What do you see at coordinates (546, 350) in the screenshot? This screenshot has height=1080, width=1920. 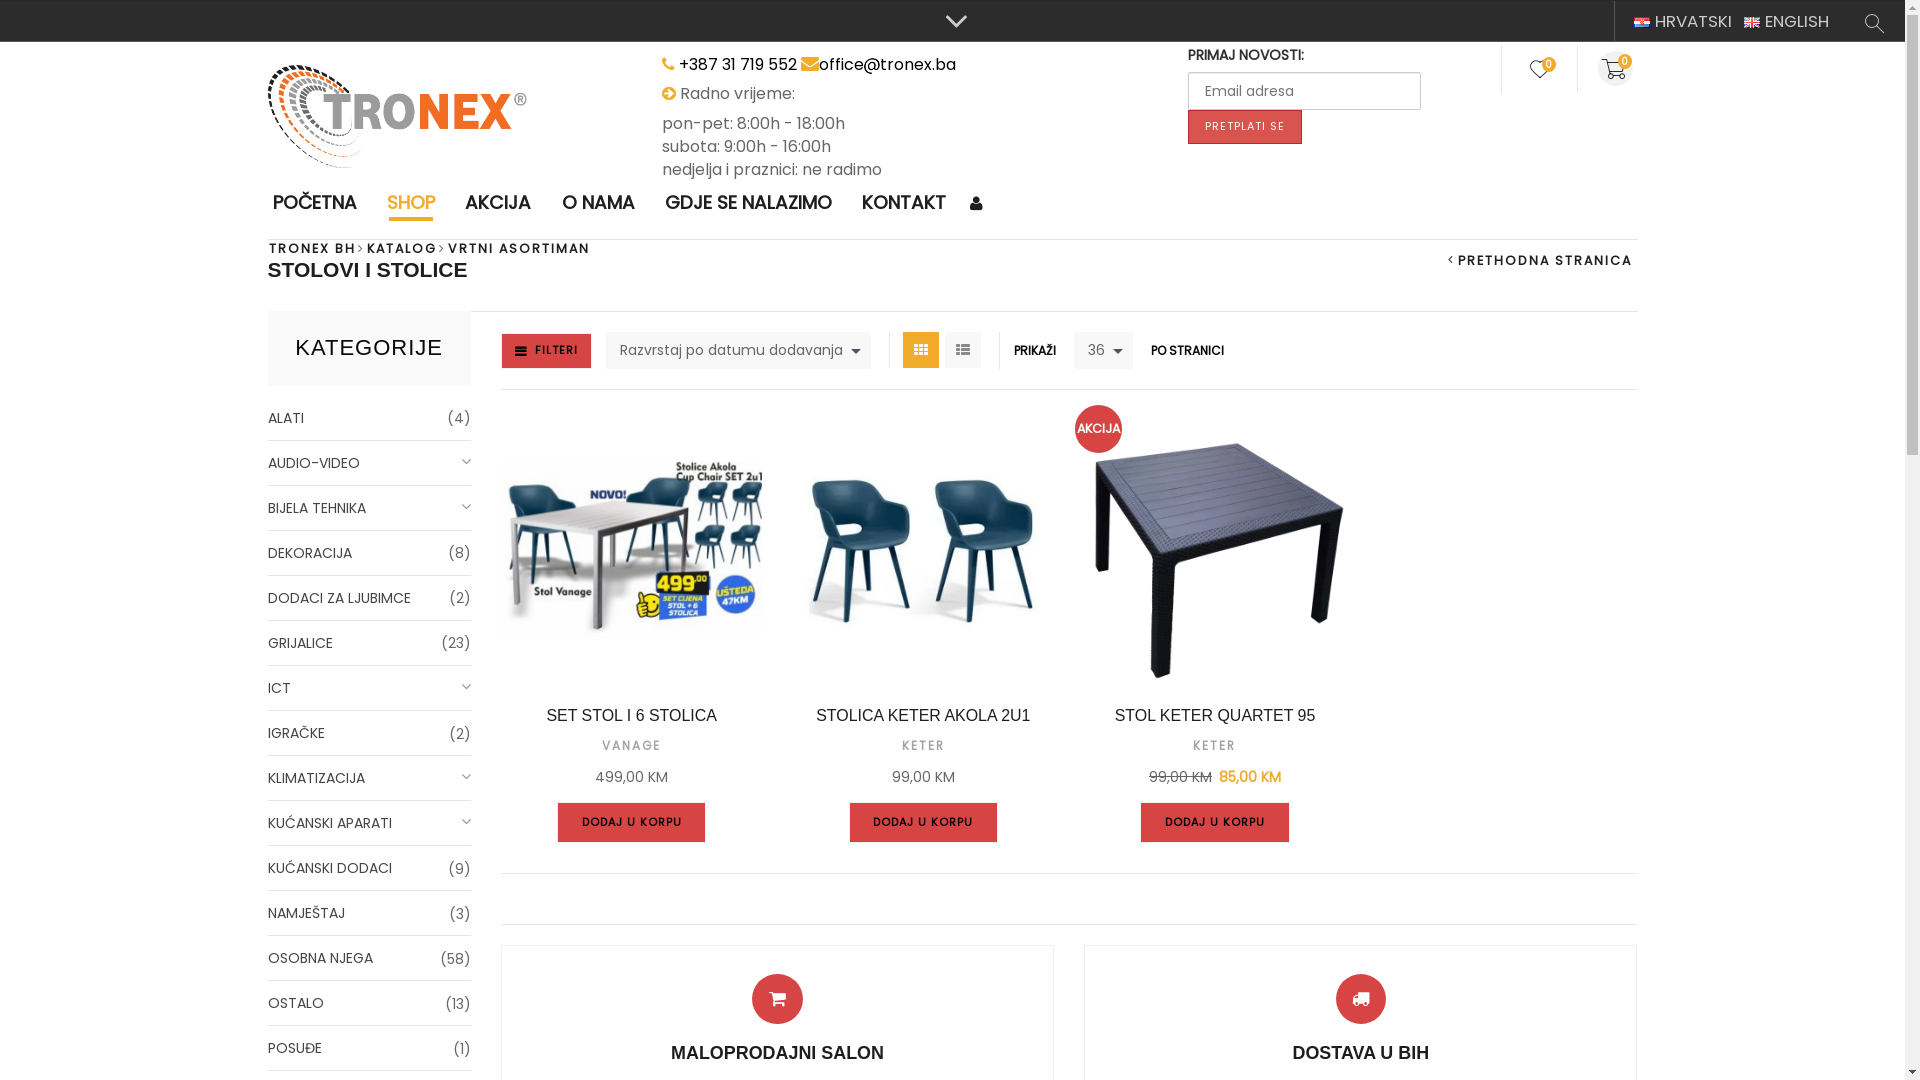 I see `'FILTERI'` at bounding box center [546, 350].